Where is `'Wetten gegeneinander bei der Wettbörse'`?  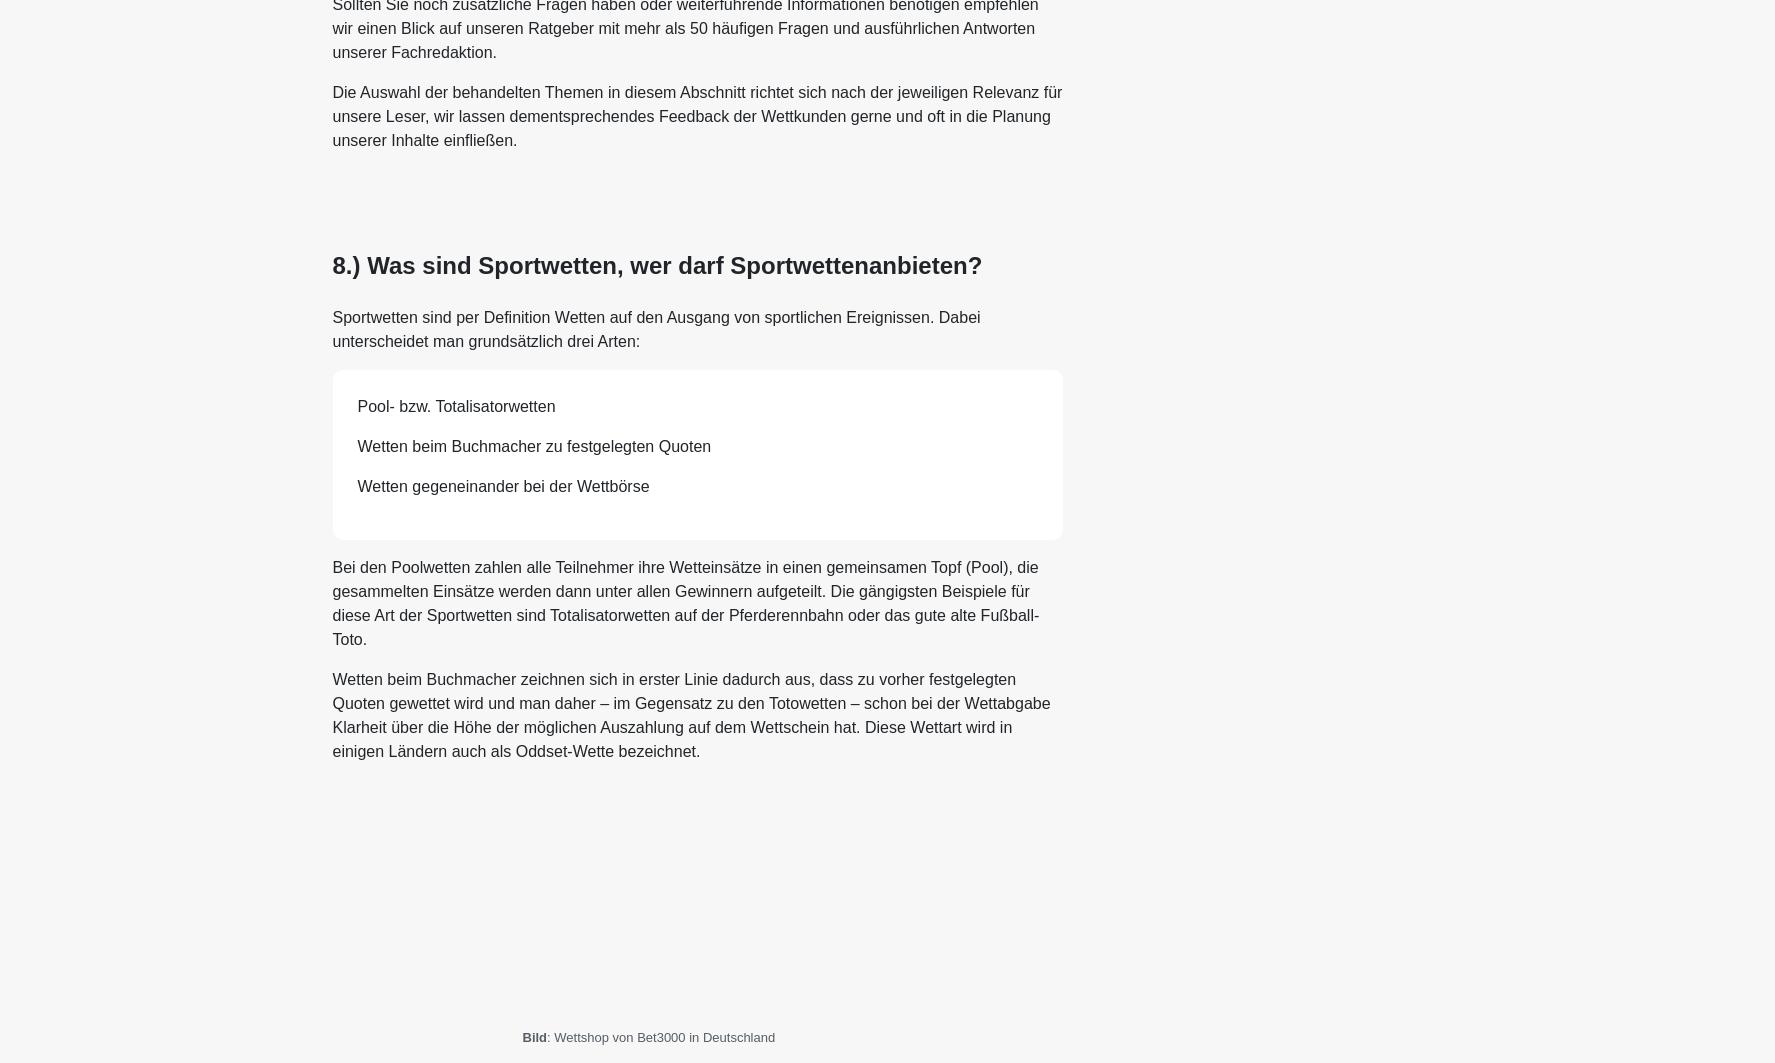 'Wetten gegeneinander bei der Wettbörse' is located at coordinates (355, 485).